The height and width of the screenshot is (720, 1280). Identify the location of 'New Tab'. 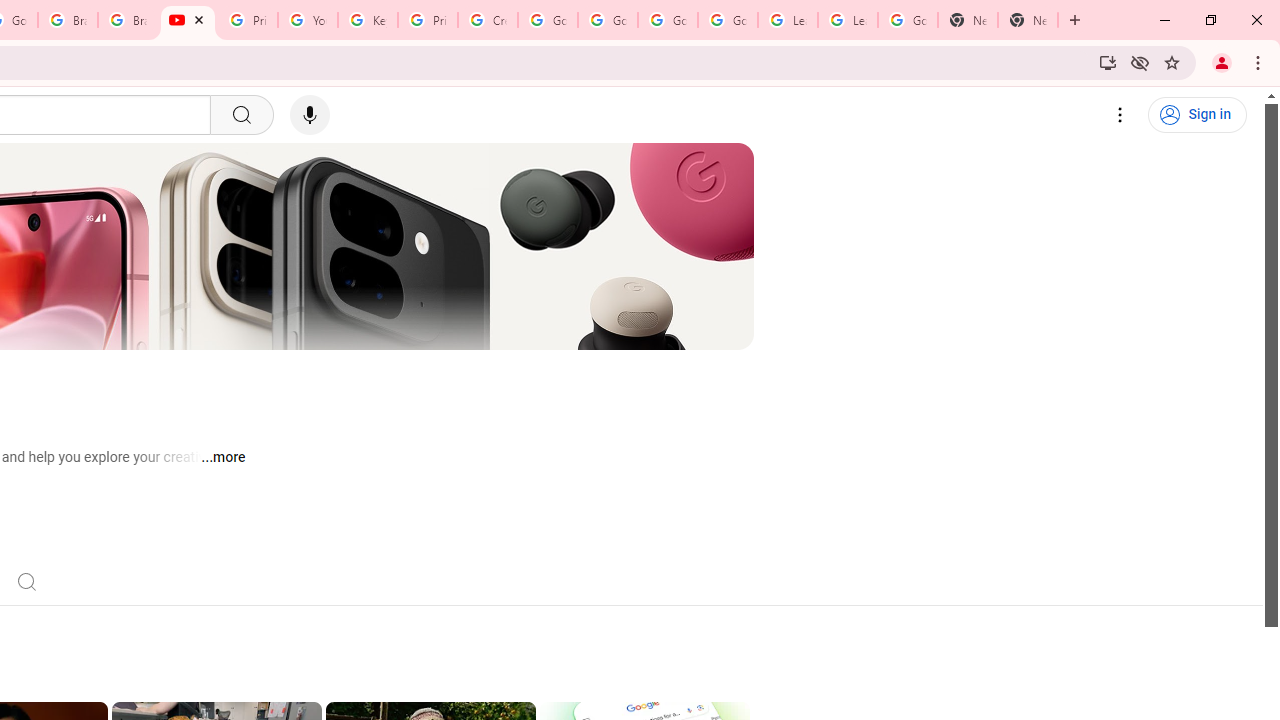
(968, 20).